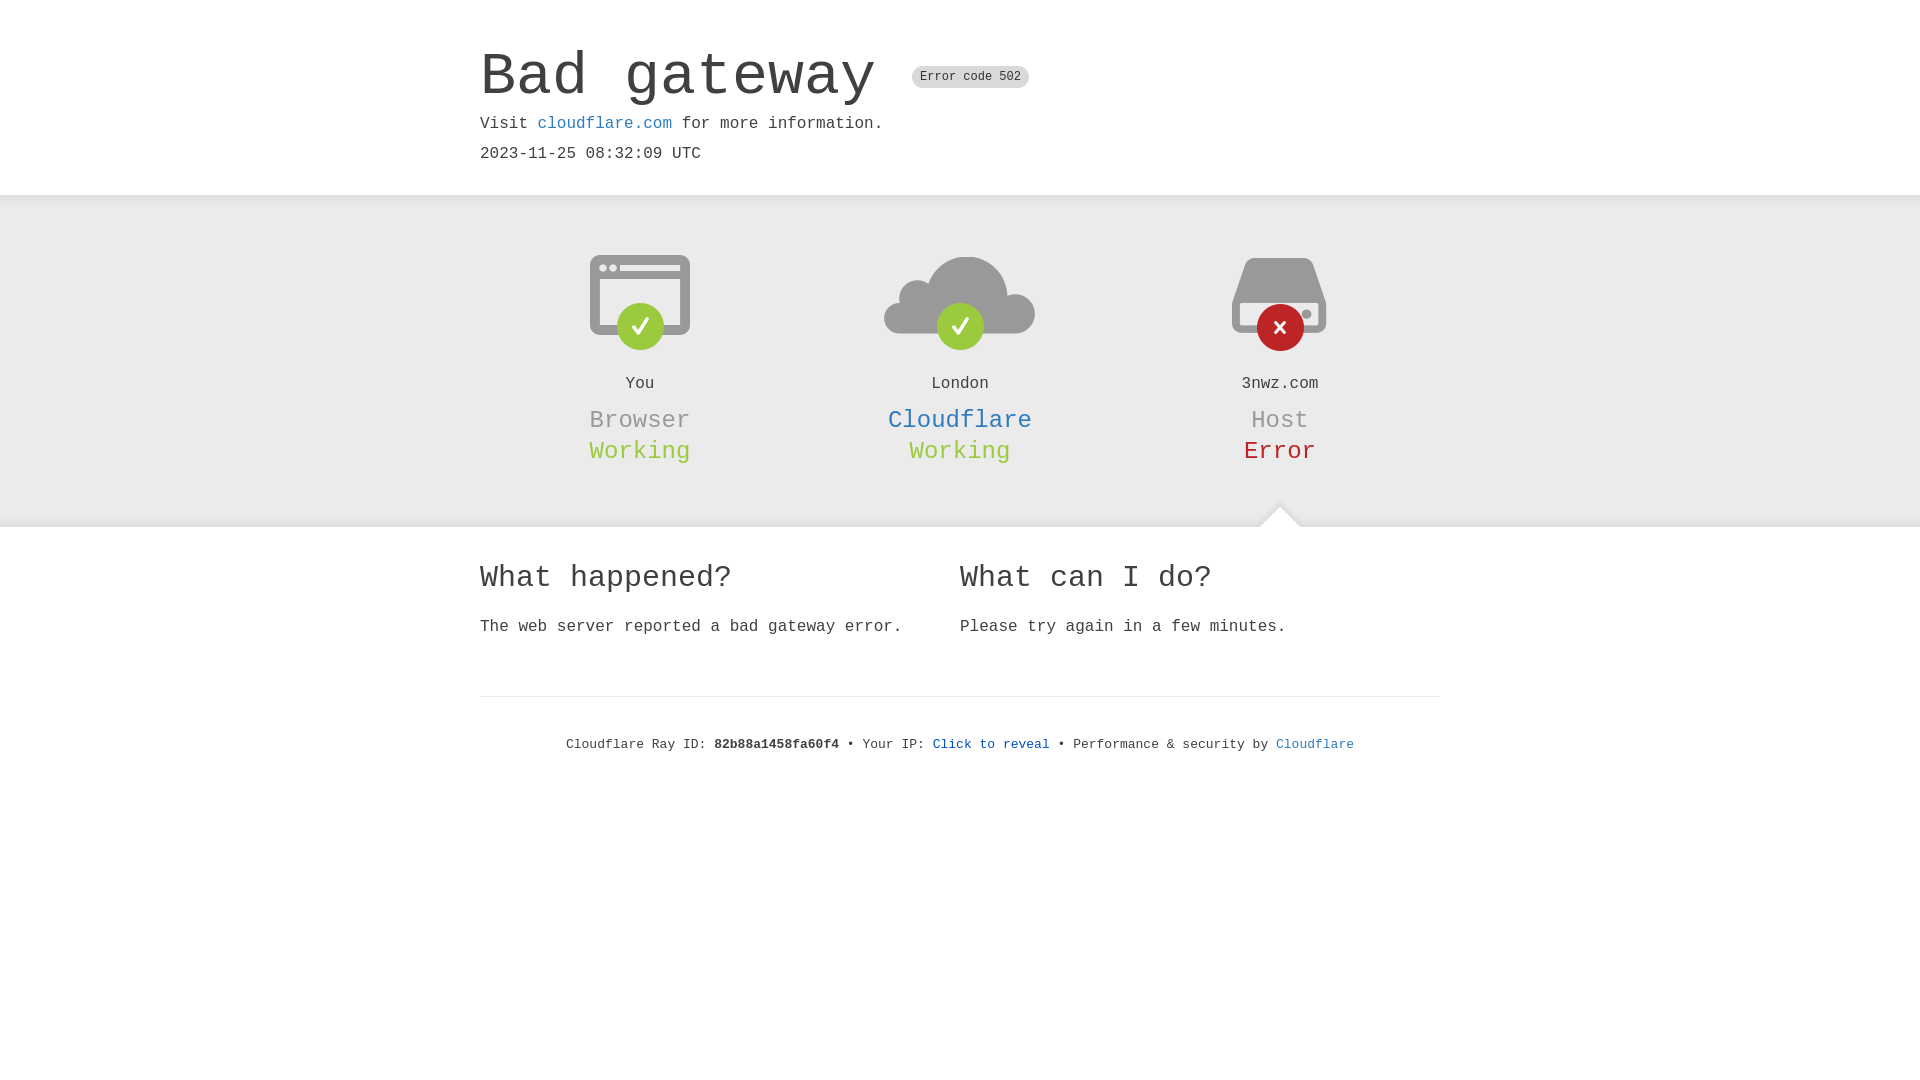 The image size is (1920, 1080). Describe the element at coordinates (960, 419) in the screenshot. I see `'Cloudflare'` at that location.